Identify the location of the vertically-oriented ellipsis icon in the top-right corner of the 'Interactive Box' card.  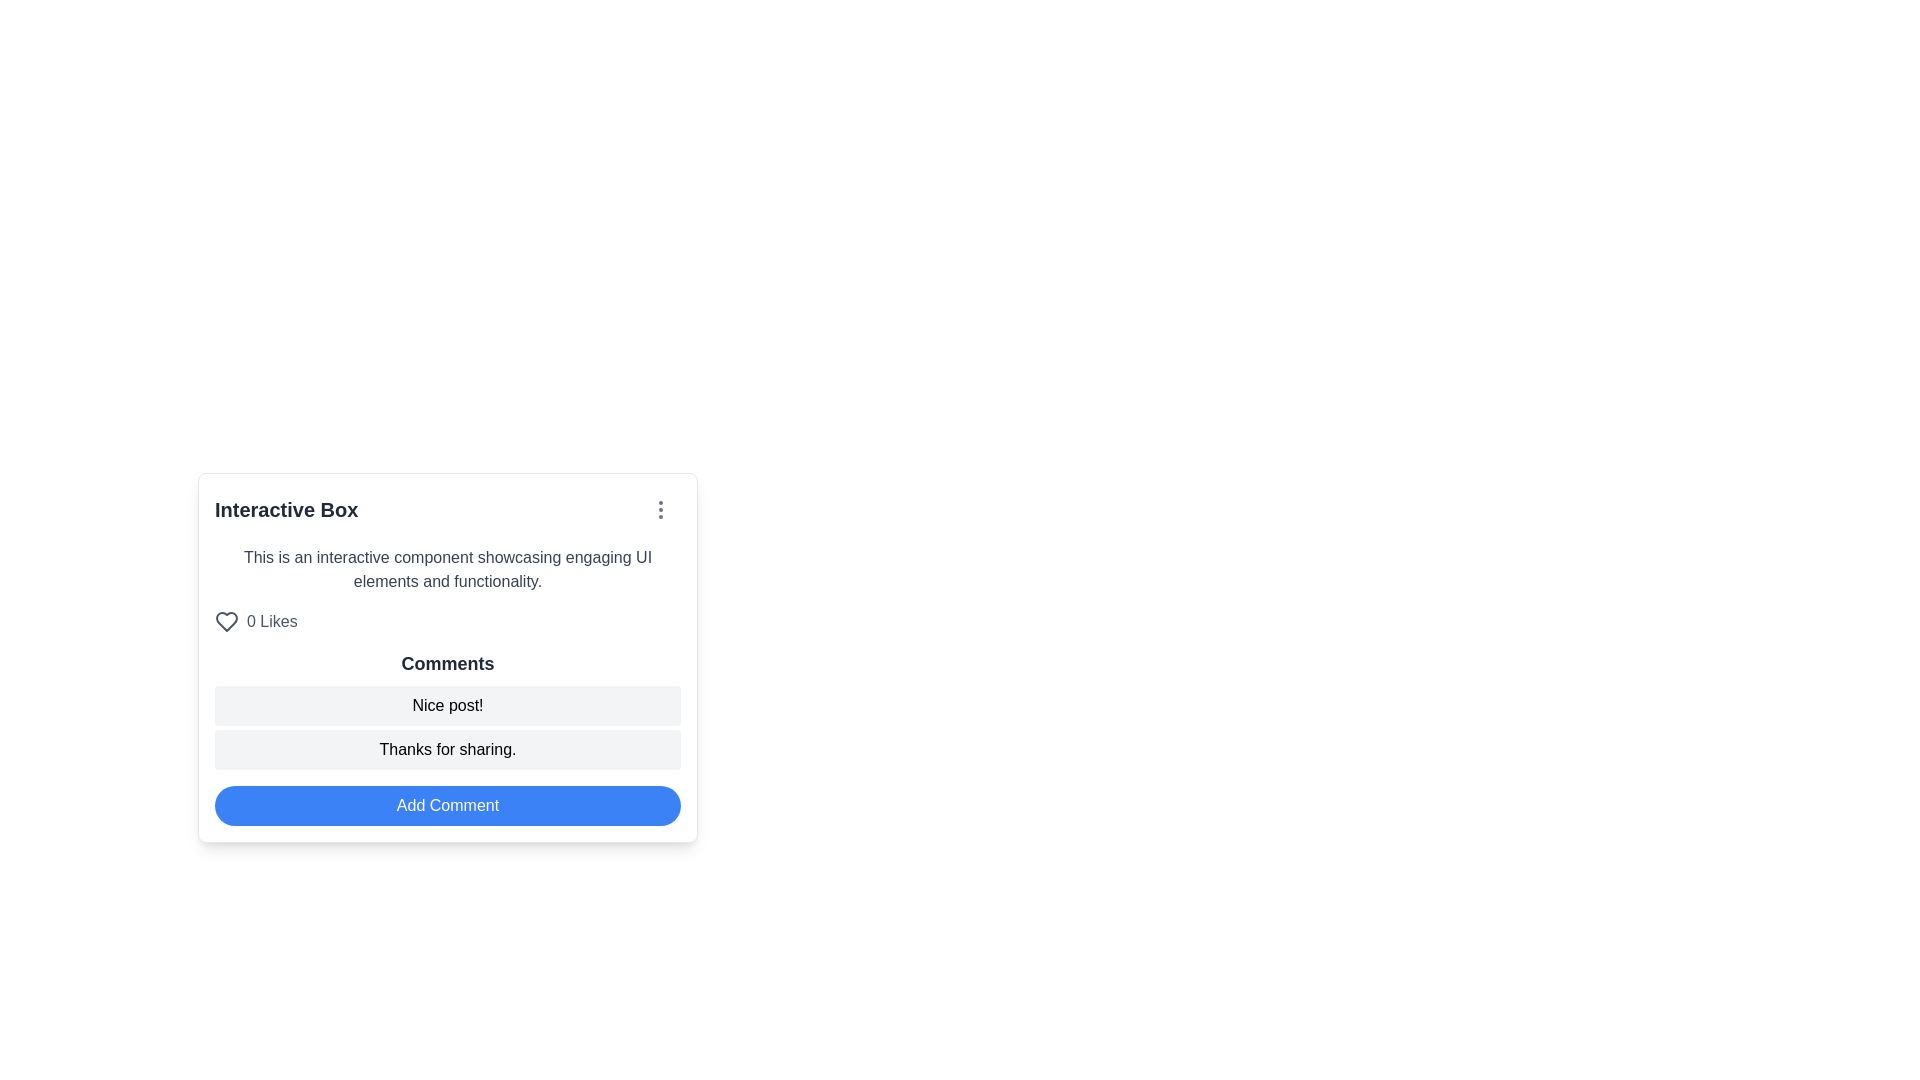
(661, 508).